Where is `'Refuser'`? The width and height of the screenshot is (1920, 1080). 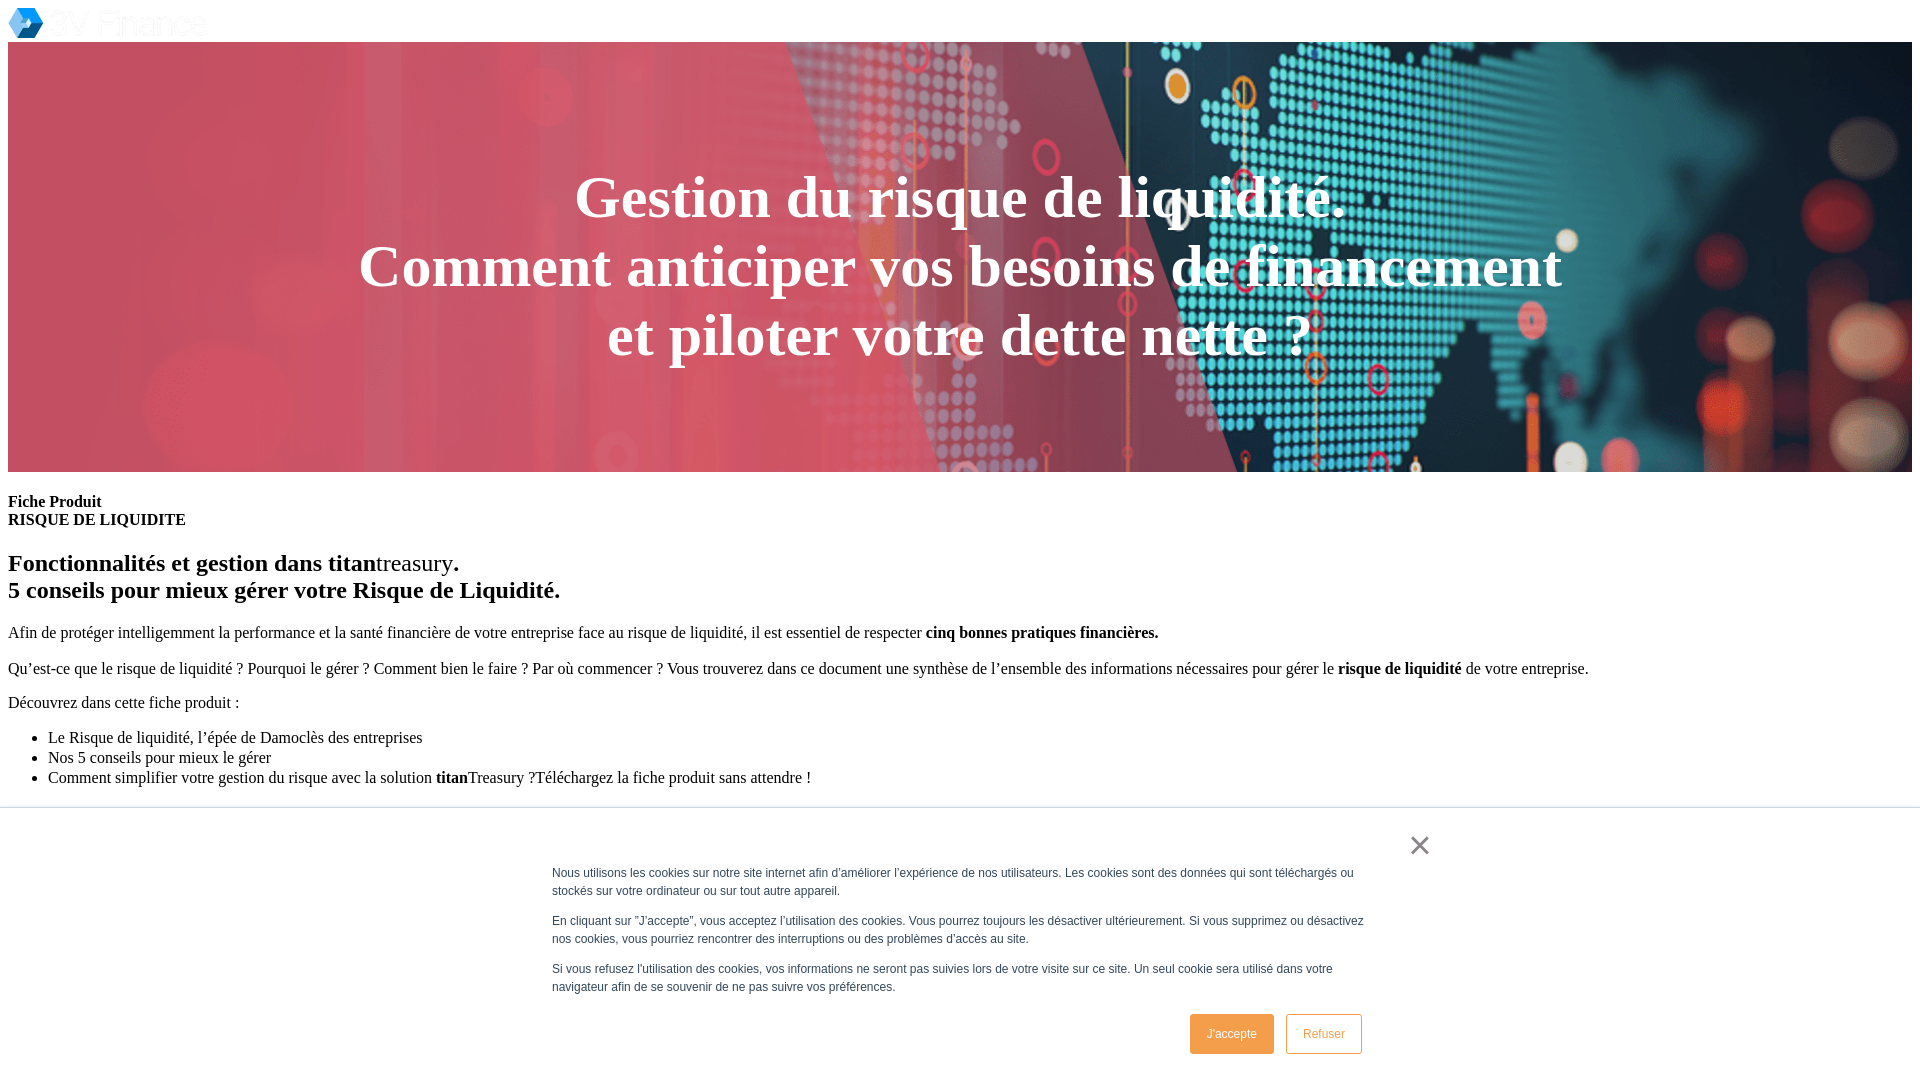
'Refuser' is located at coordinates (1286, 1033).